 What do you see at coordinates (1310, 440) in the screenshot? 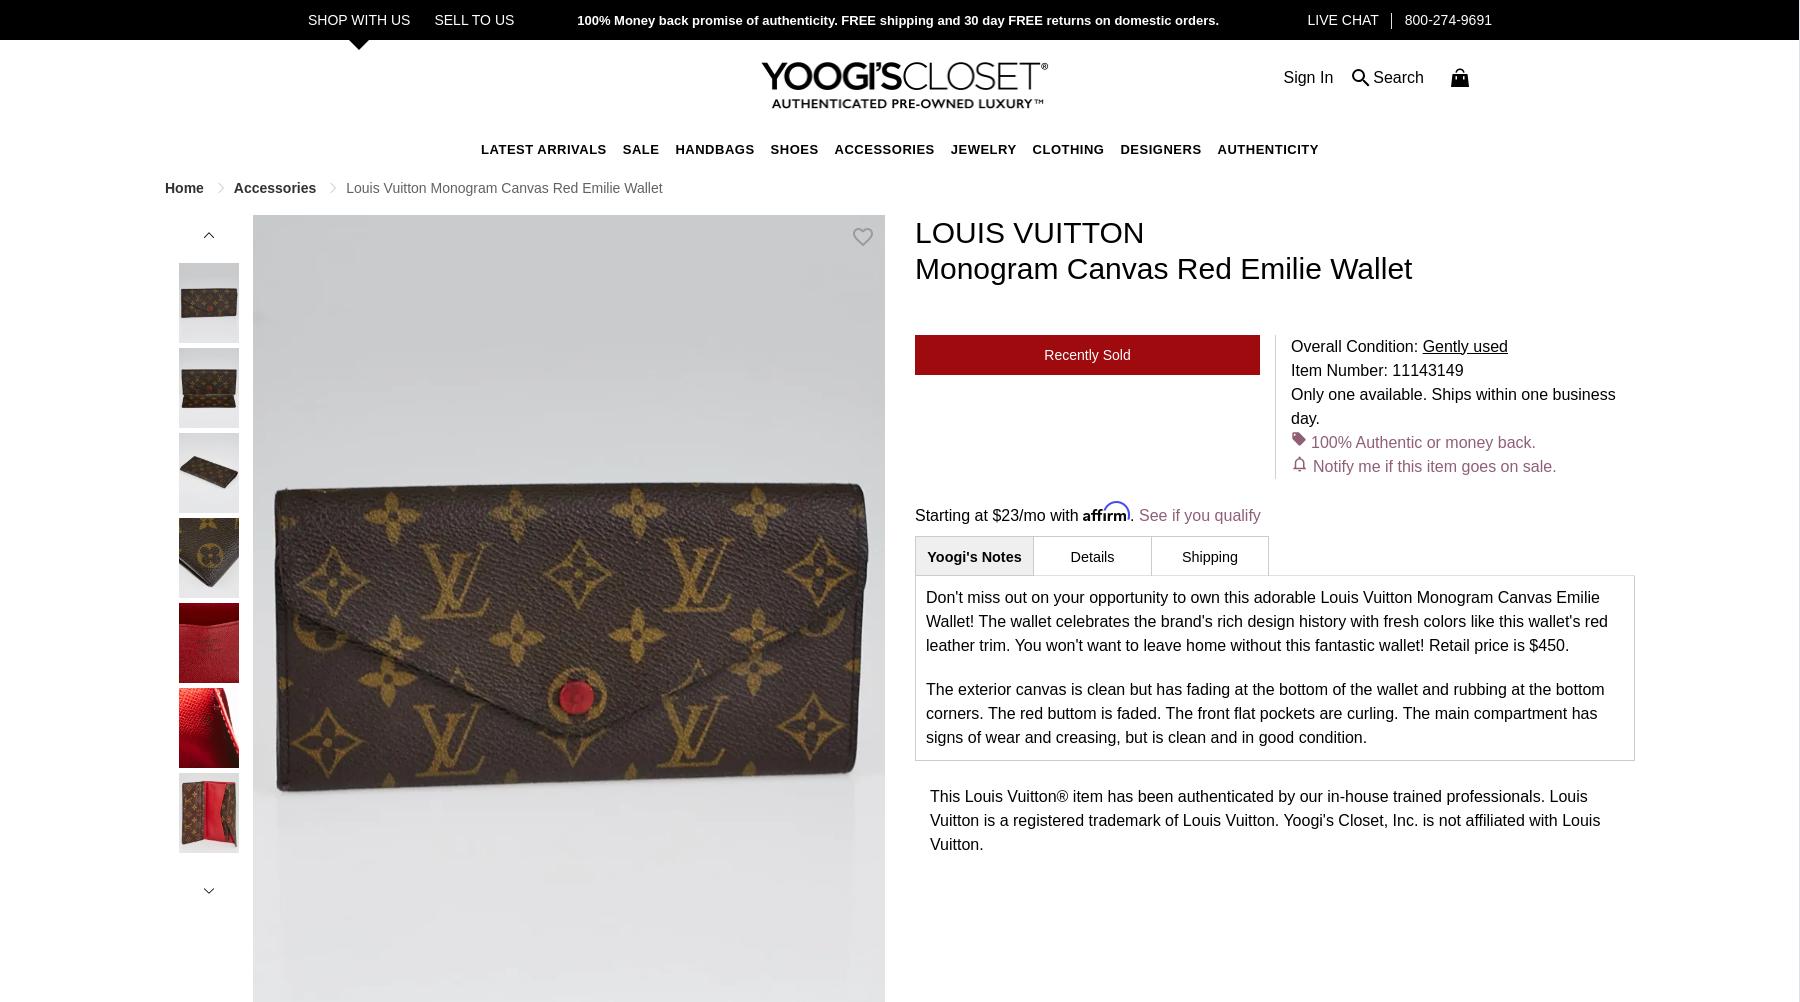
I see `'100% Authentic or money back.'` at bounding box center [1310, 440].